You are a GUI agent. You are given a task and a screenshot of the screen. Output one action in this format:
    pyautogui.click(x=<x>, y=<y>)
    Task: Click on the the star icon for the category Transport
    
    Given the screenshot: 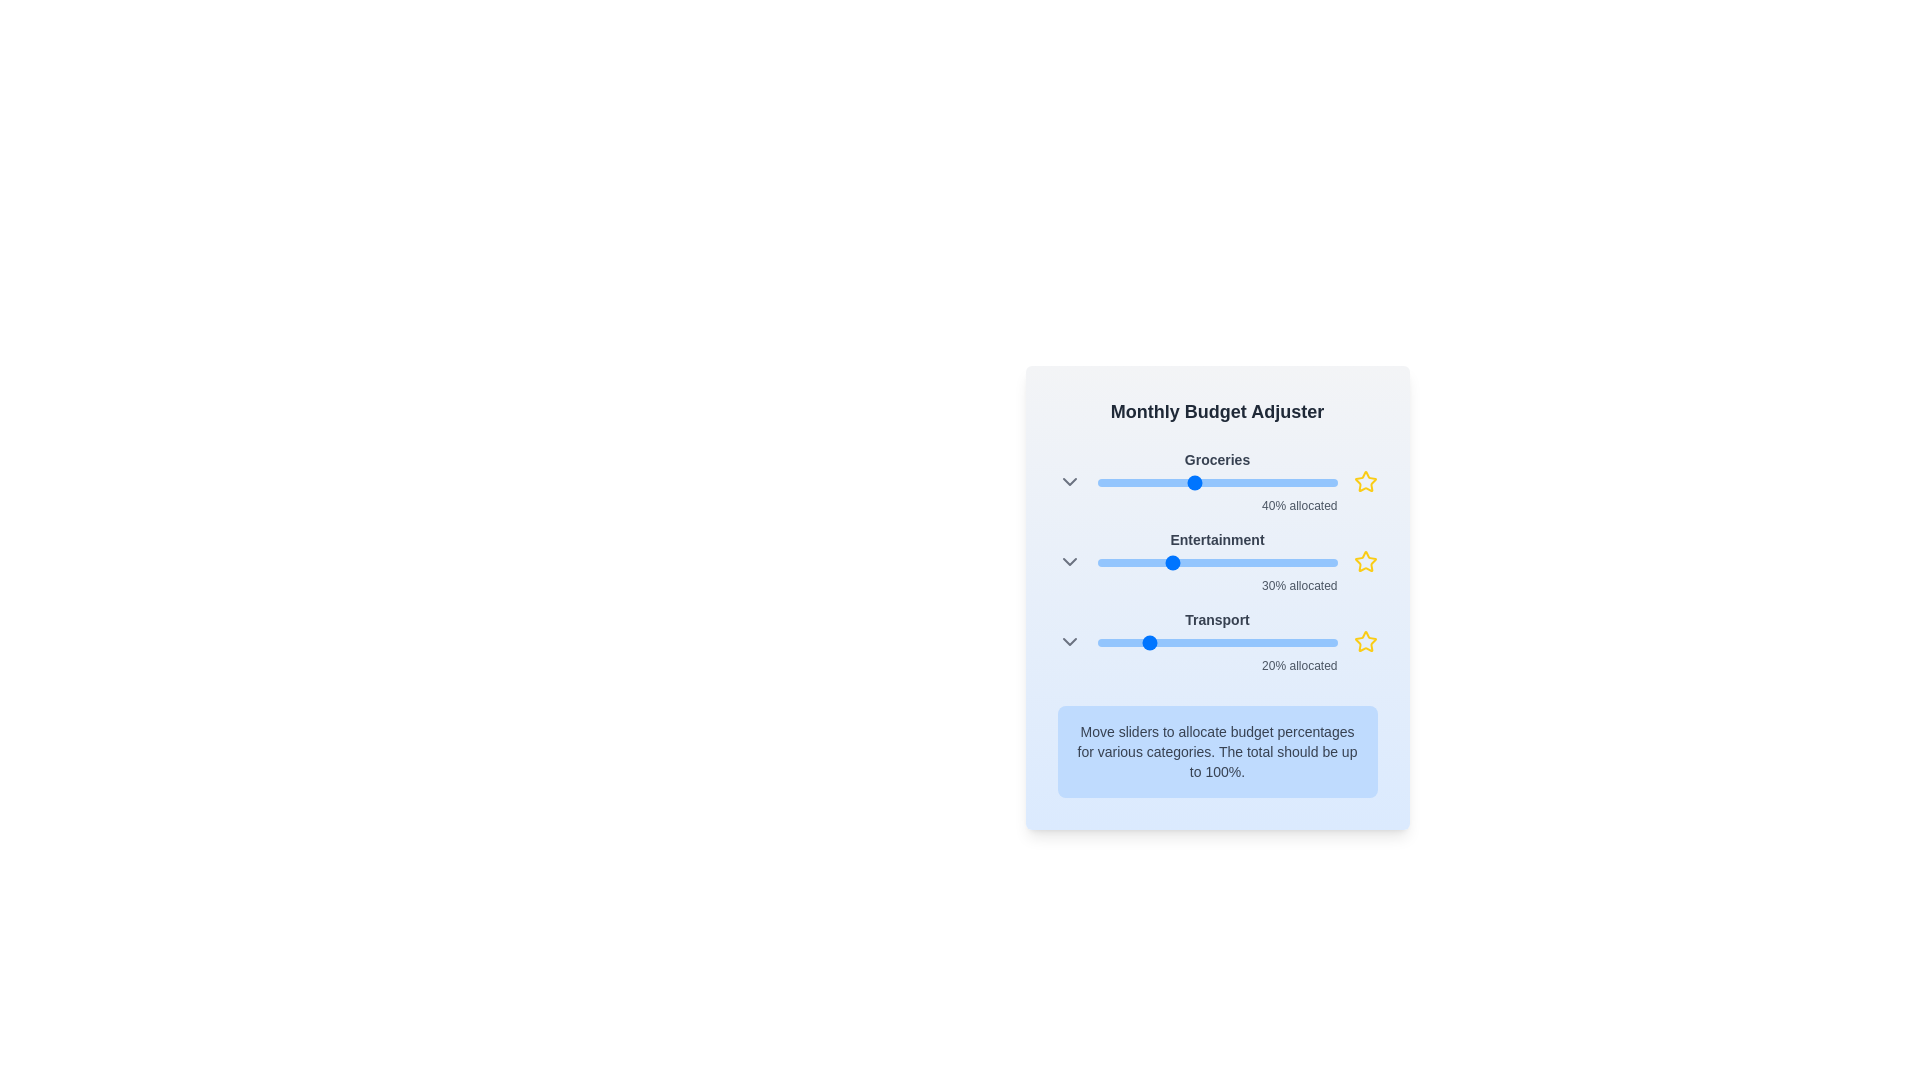 What is the action you would take?
    pyautogui.click(x=1364, y=641)
    